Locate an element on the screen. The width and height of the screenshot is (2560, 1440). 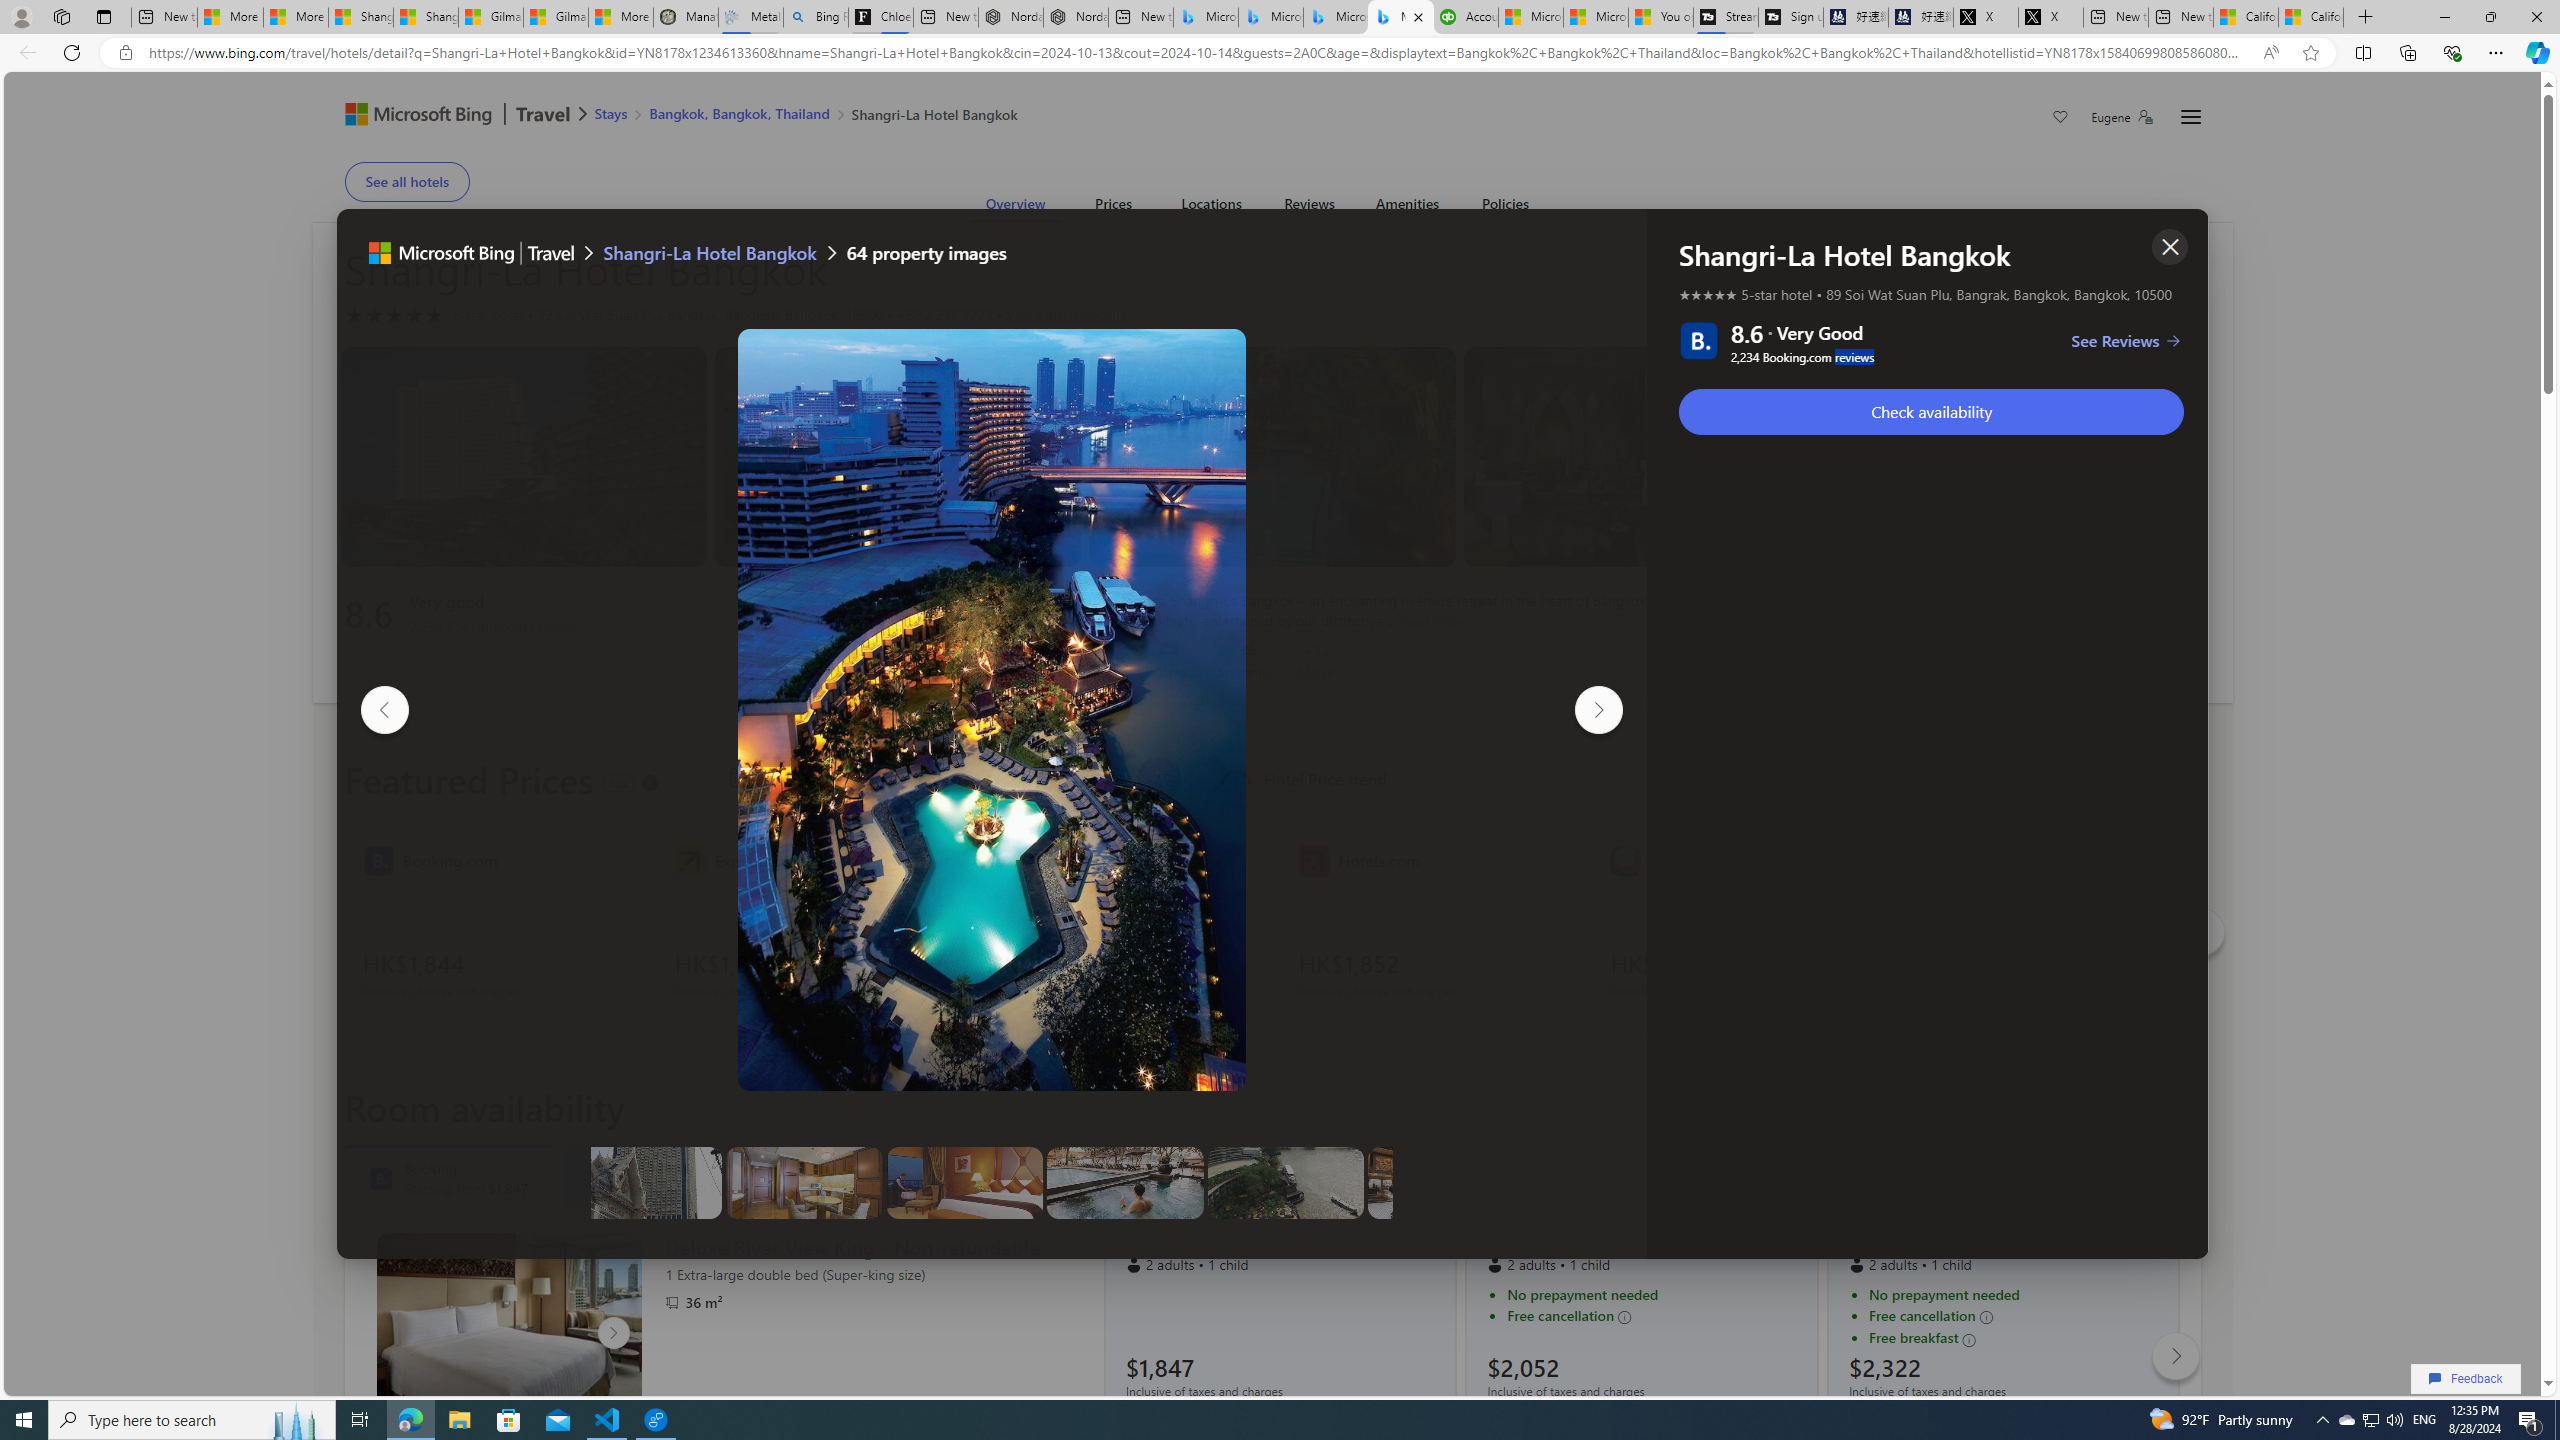
'Nordace - #1 Japanese Best-Seller - Siena Smart Backpack' is located at coordinates (1075, 16).